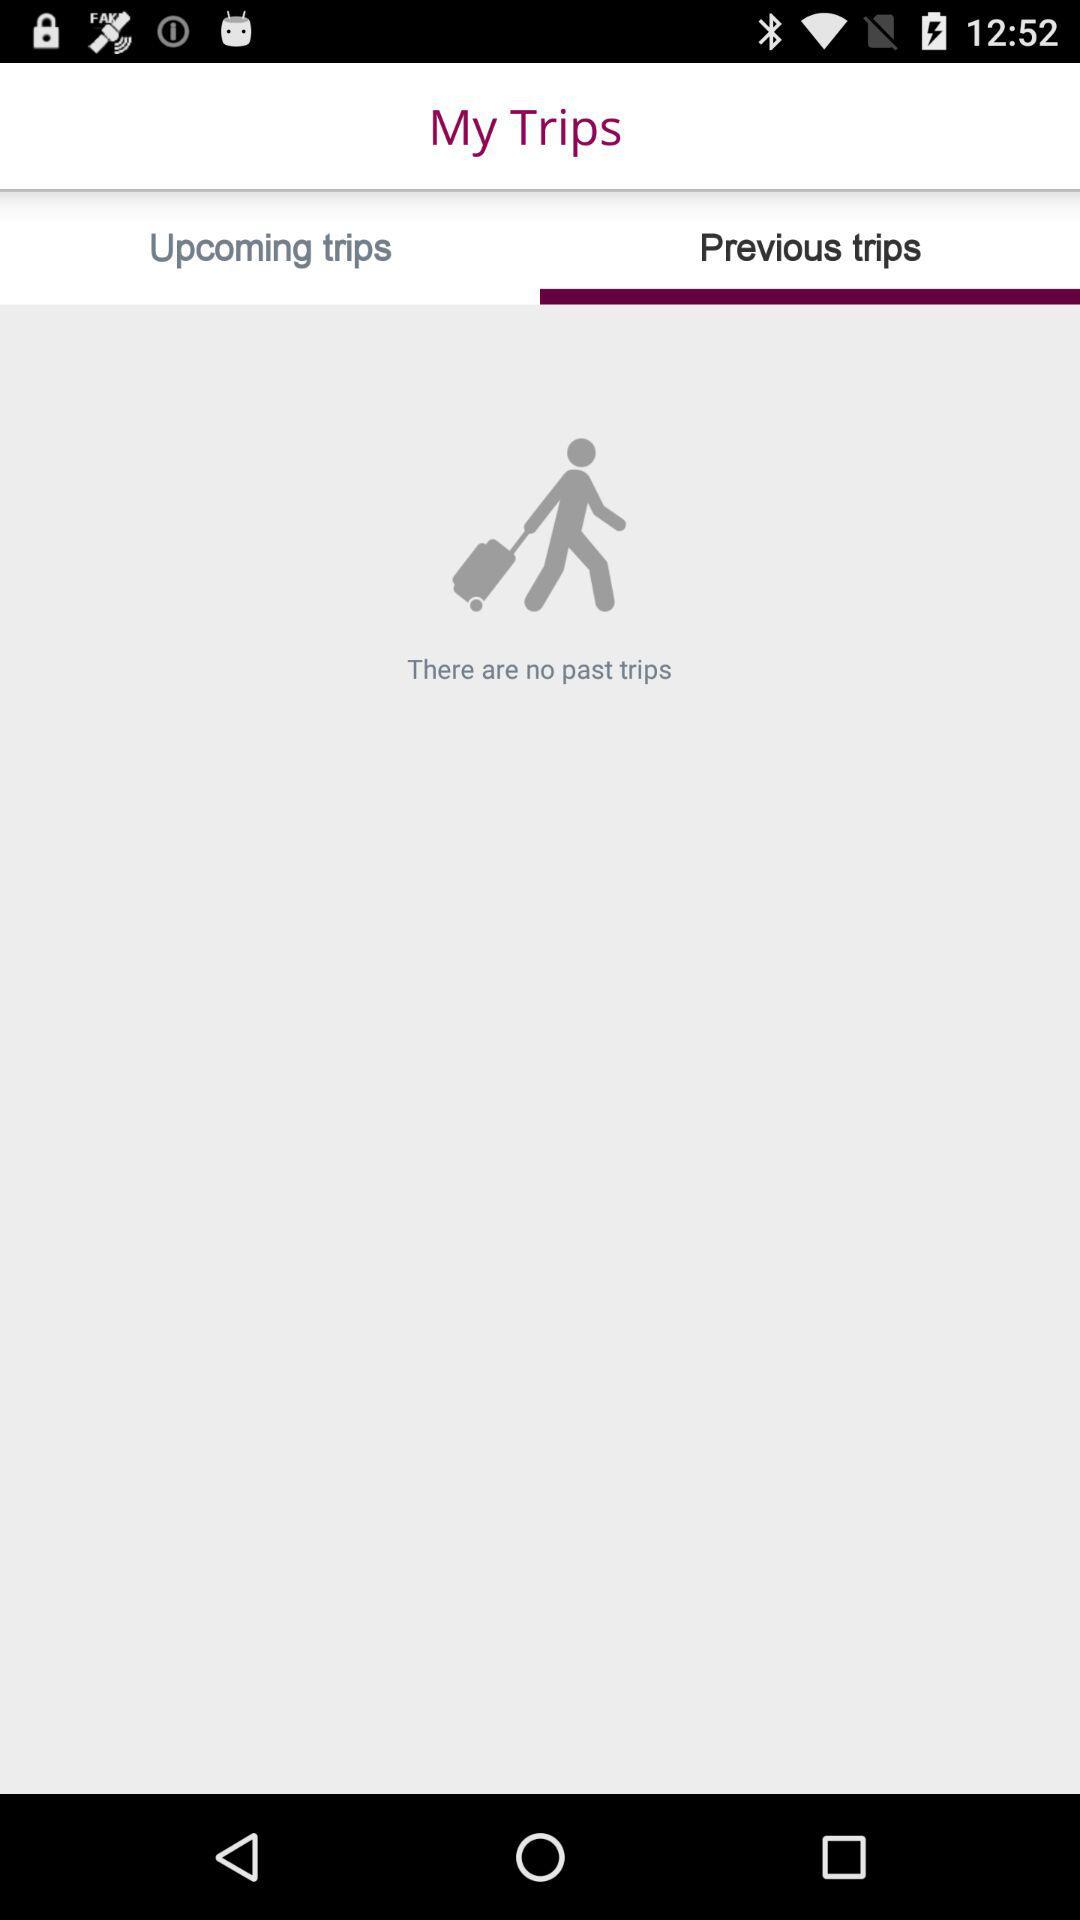 This screenshot has height=1920, width=1080. Describe the element at coordinates (810, 247) in the screenshot. I see `item next to the upcoming trips` at that location.